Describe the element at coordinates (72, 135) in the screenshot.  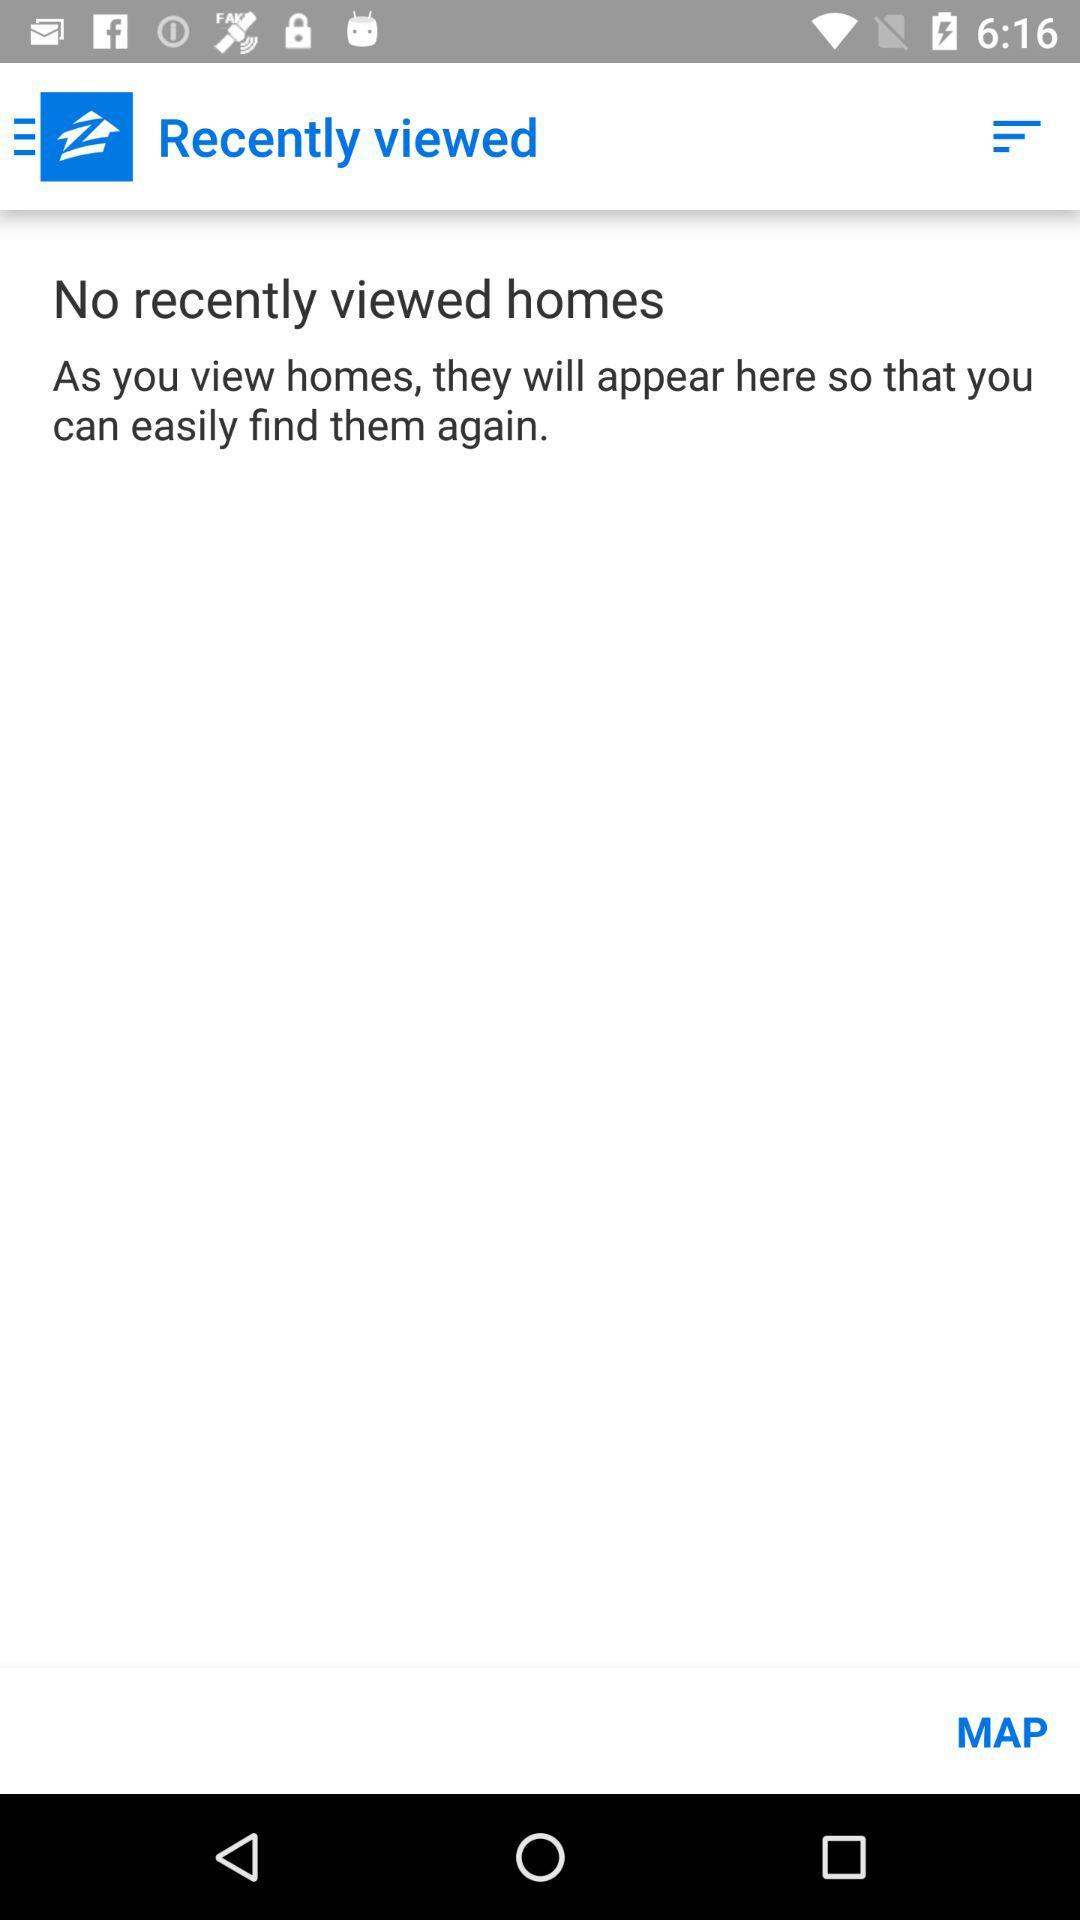
I see `app to the left of the recently viewed` at that location.